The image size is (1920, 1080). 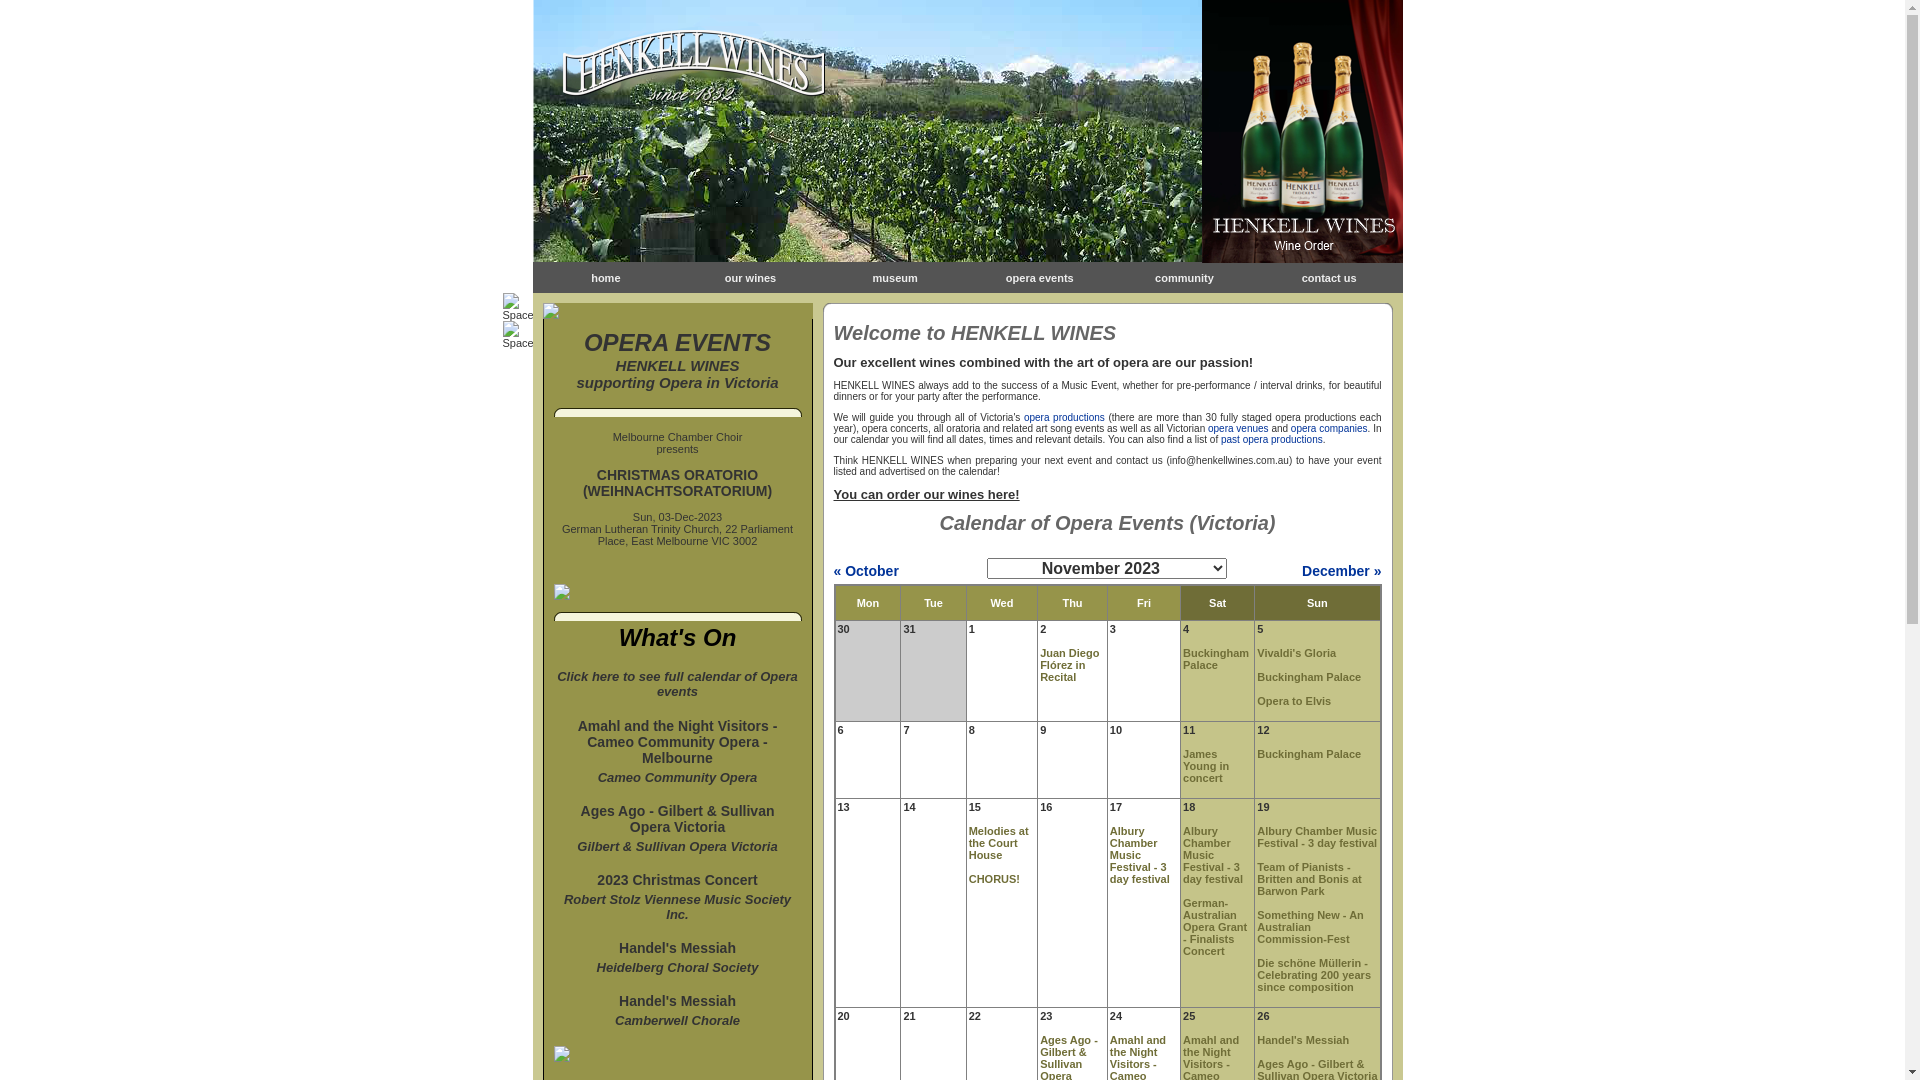 I want to click on 'Handel's Messiah', so click(x=677, y=947).